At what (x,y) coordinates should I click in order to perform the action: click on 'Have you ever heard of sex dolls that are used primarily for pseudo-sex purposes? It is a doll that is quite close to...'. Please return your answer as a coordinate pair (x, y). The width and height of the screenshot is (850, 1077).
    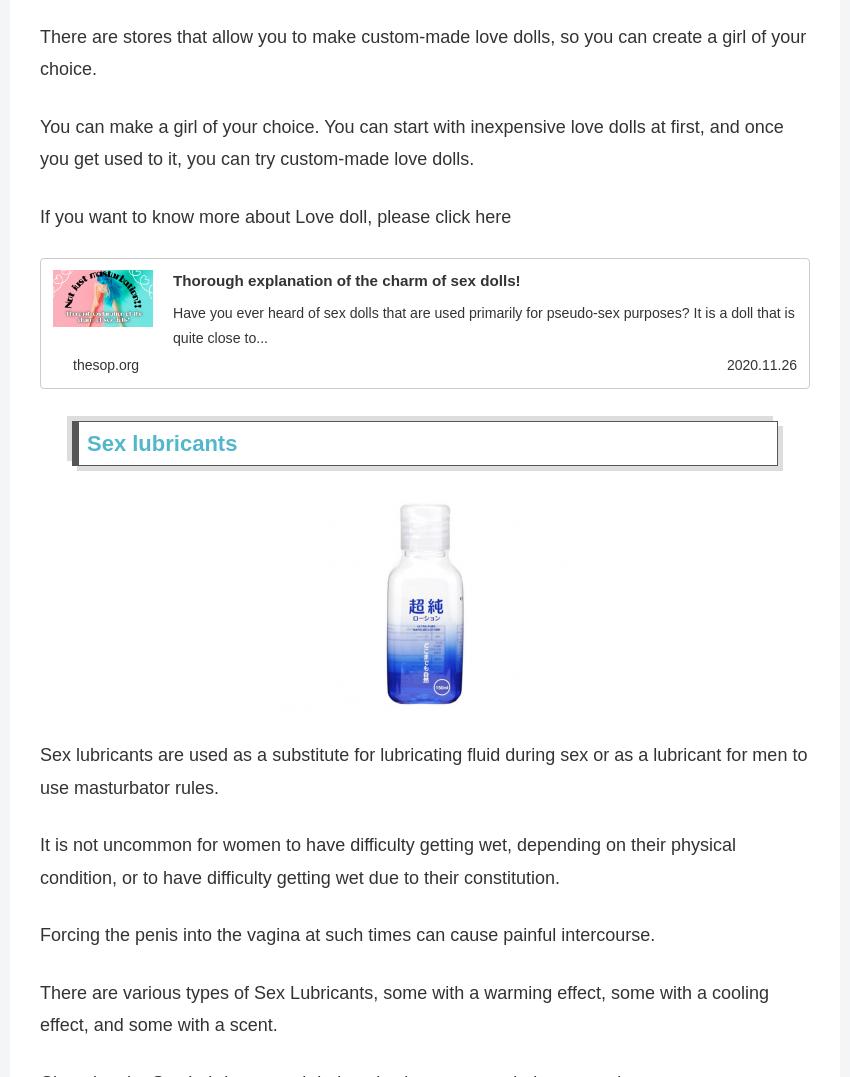
    Looking at the image, I should click on (482, 329).